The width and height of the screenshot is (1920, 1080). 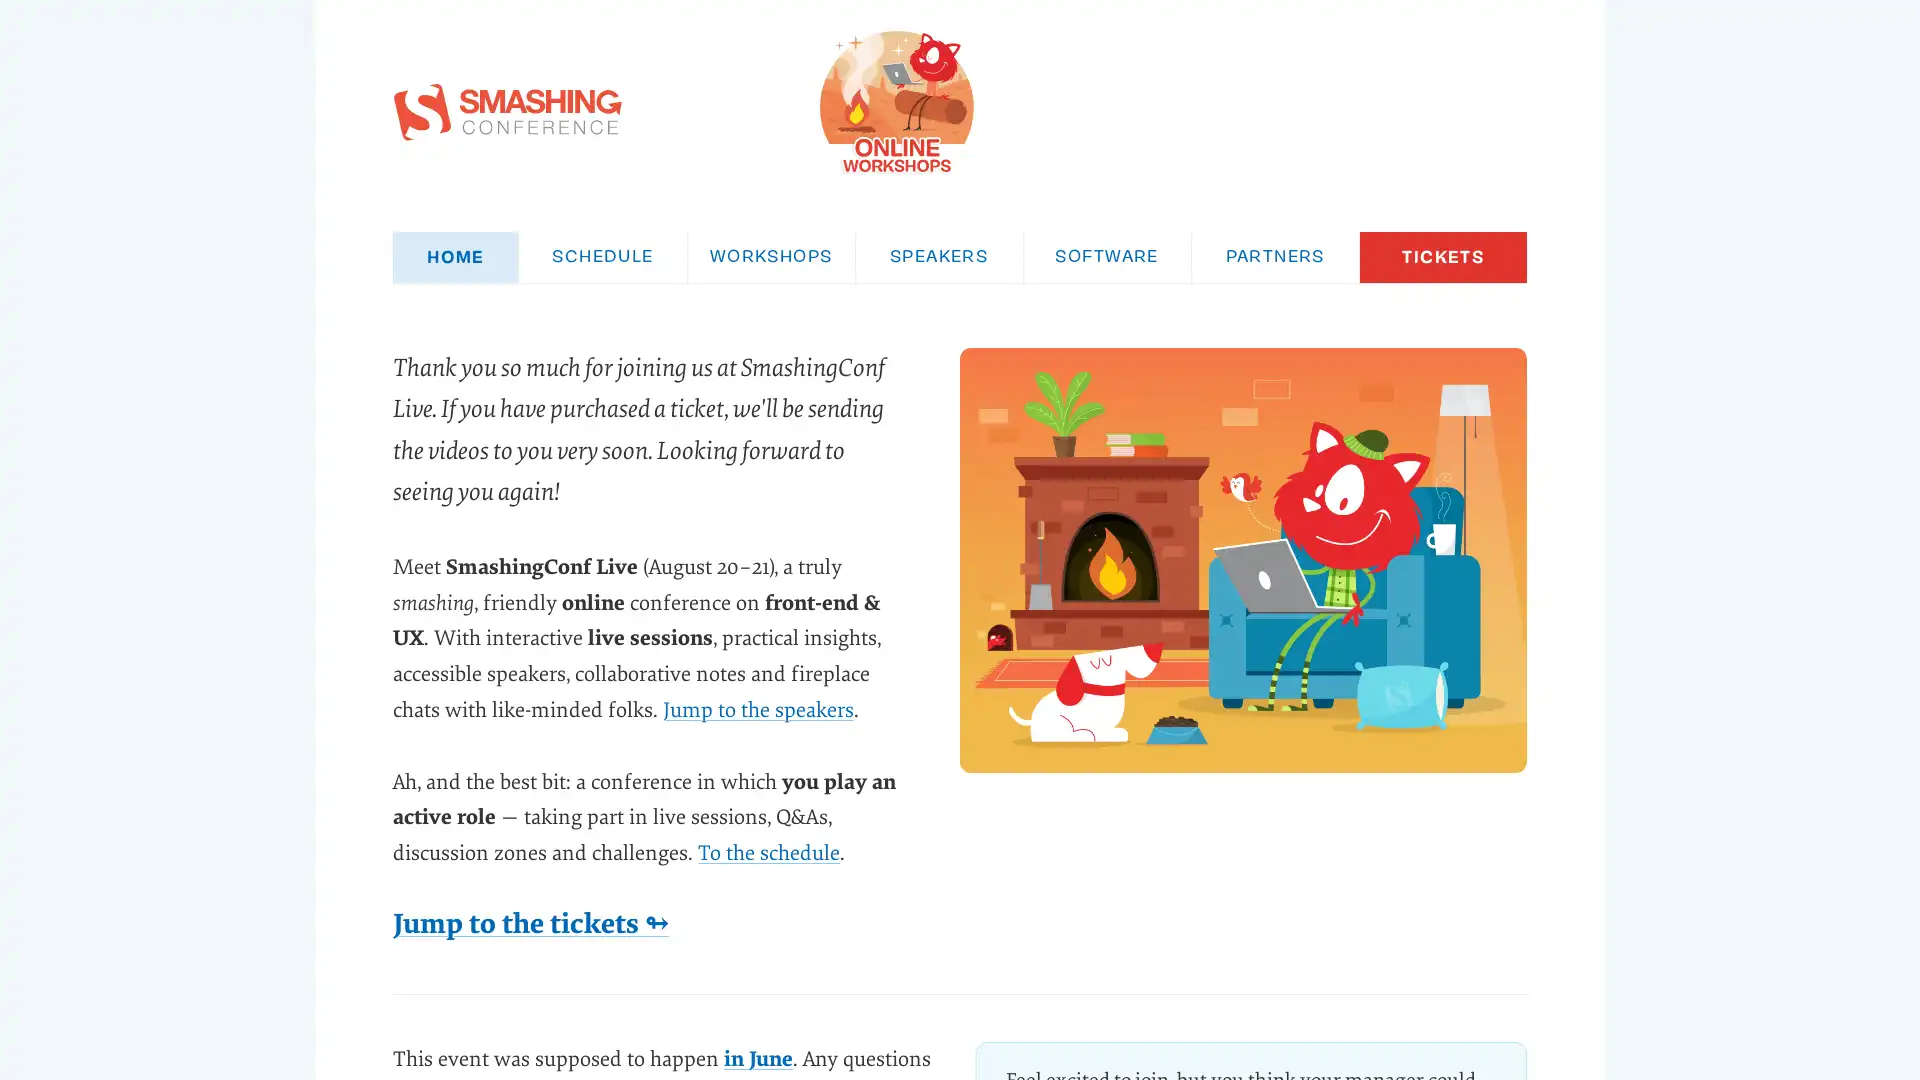 I want to click on SmashingConf, so click(x=1152, y=101).